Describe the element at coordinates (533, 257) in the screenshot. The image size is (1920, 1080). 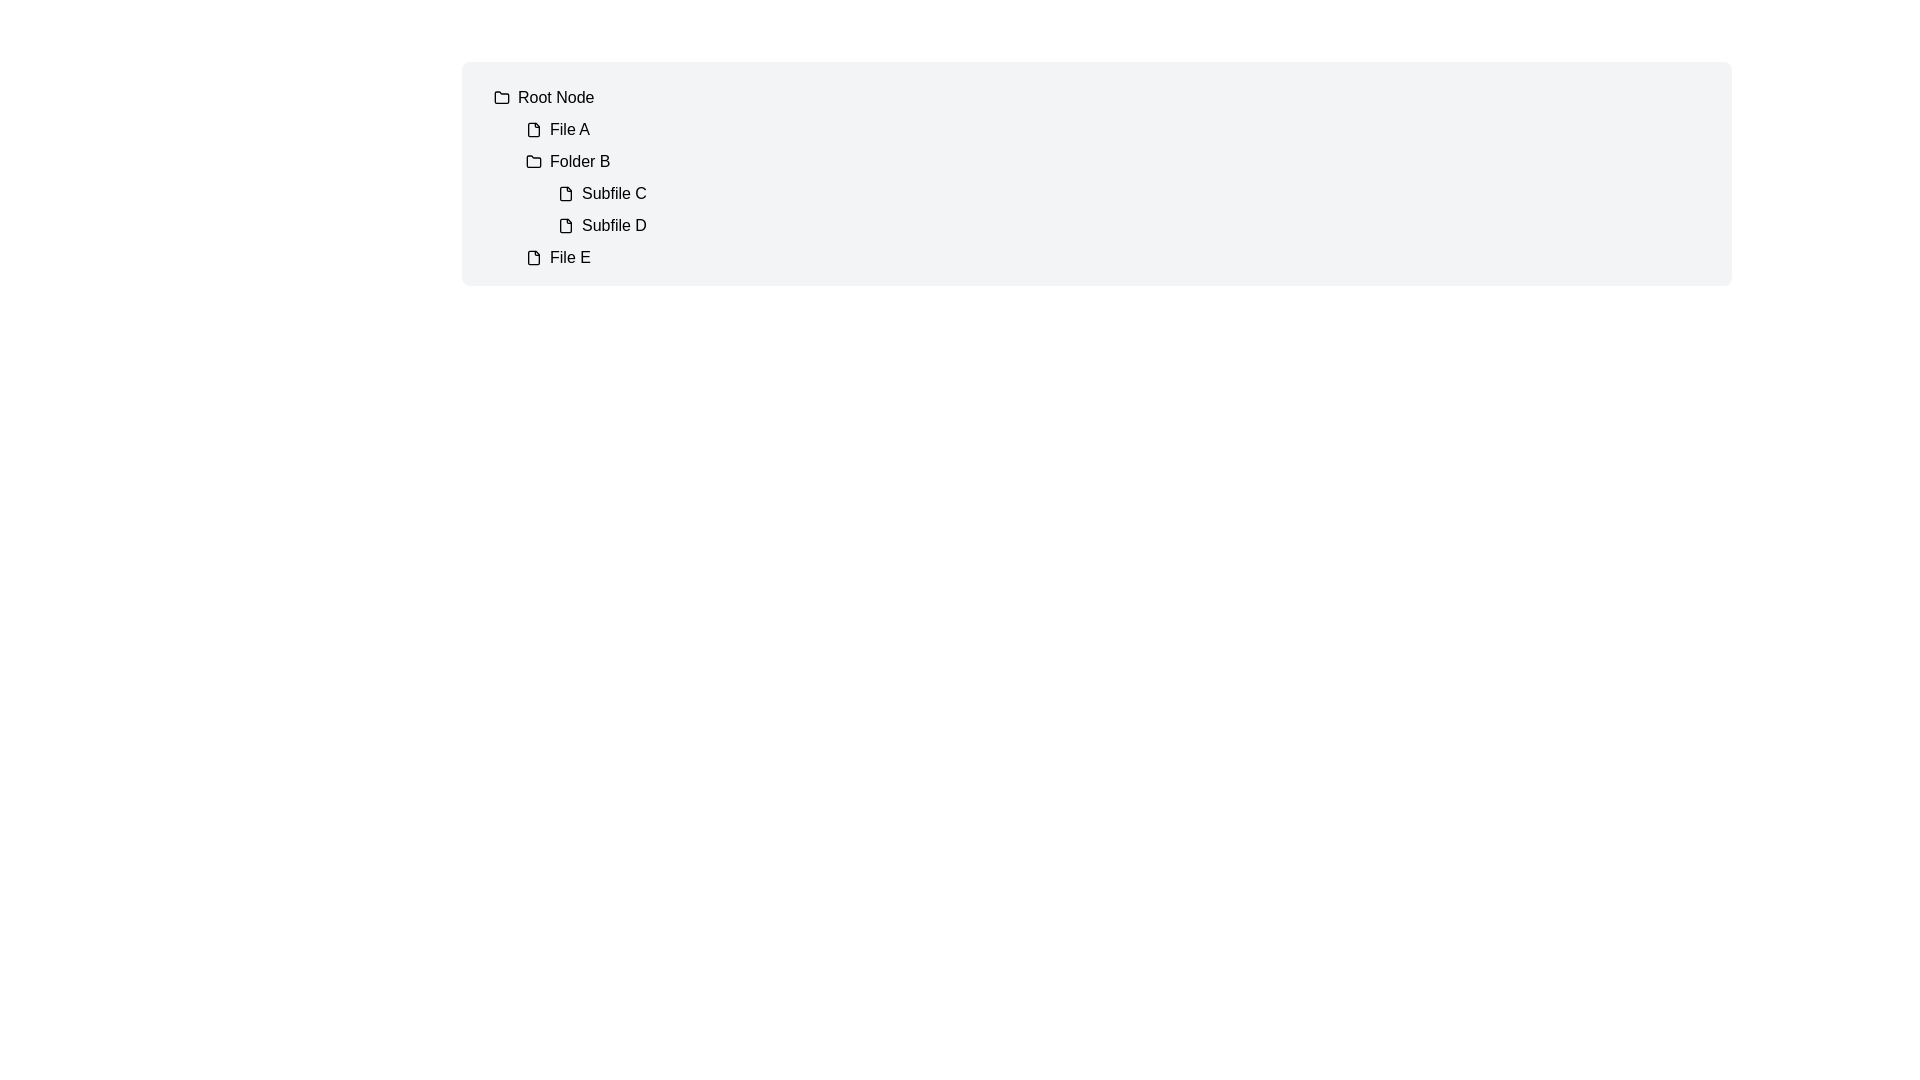
I see `the file icon associated with 'File E' in the file hierarchy to interact with it` at that location.